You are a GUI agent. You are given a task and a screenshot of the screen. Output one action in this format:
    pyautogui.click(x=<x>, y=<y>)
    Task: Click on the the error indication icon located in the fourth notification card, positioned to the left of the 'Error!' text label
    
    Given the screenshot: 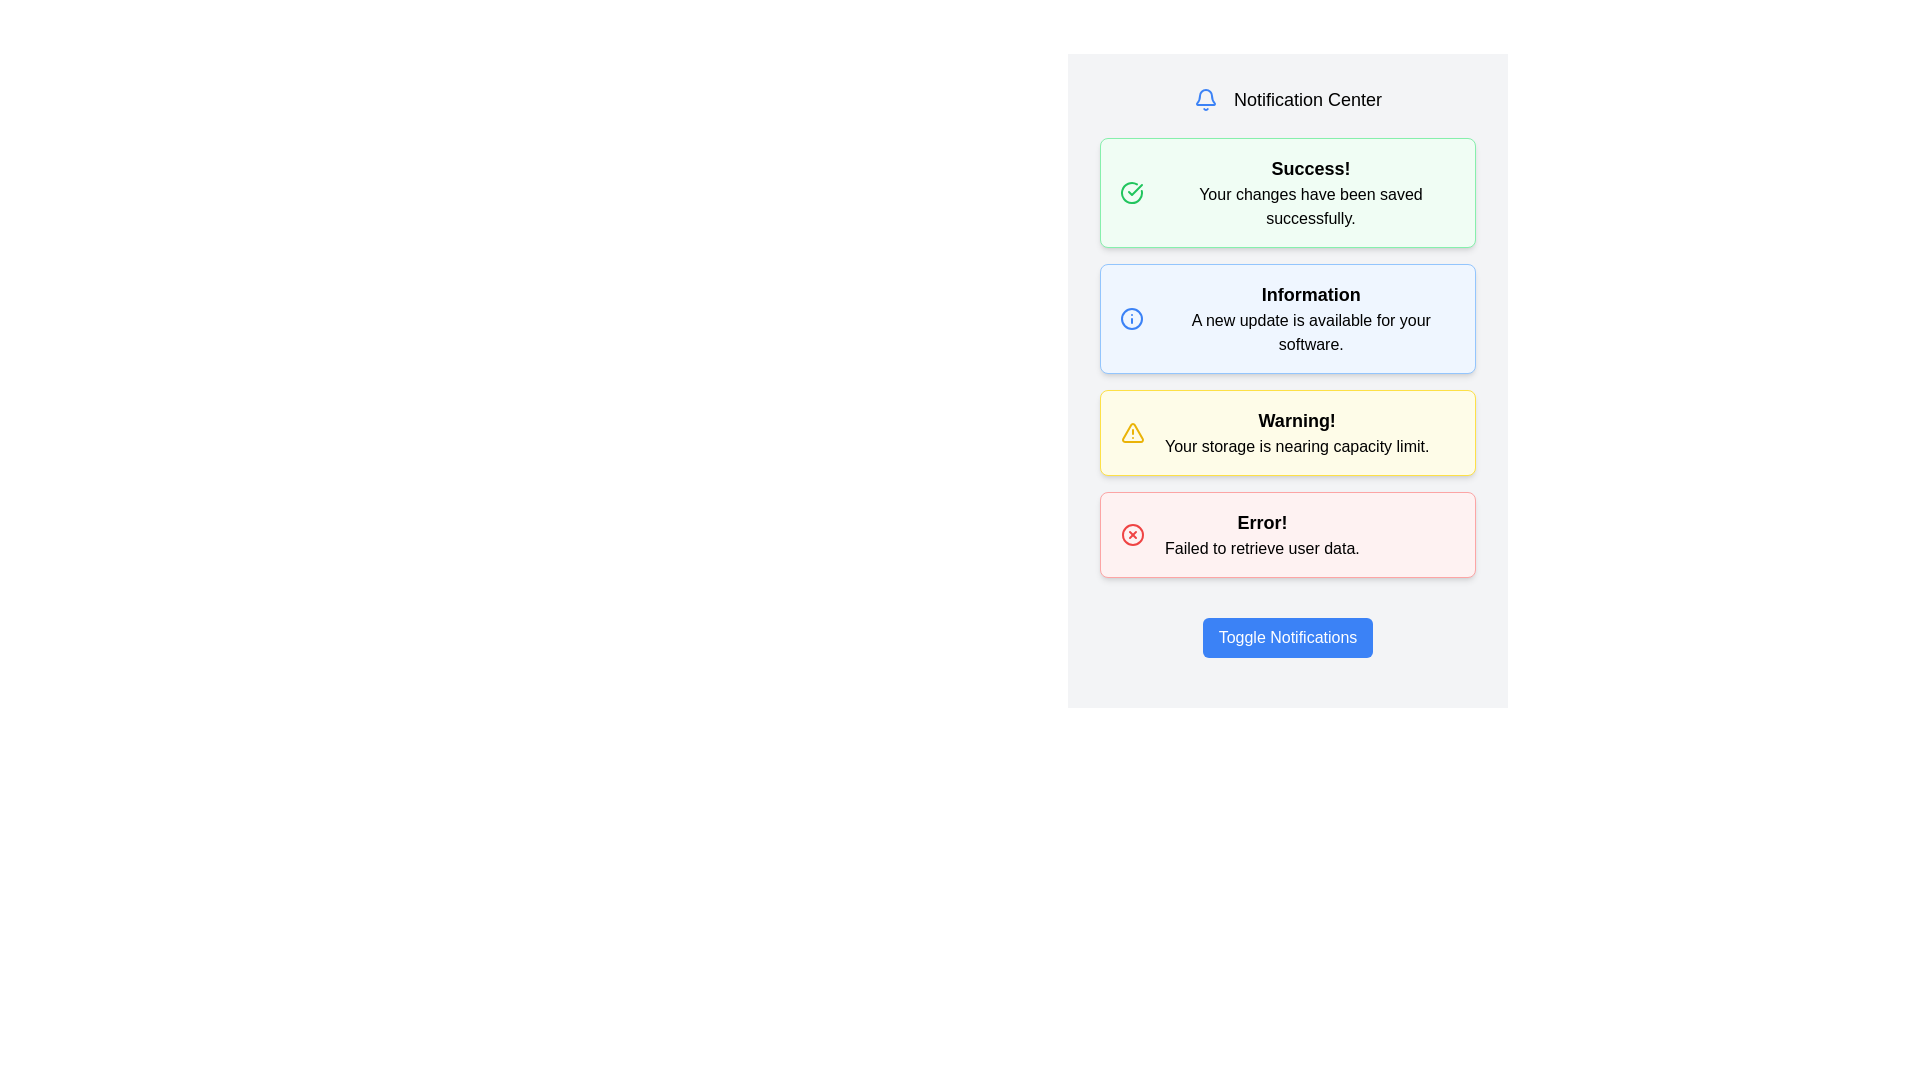 What is the action you would take?
    pyautogui.click(x=1132, y=534)
    